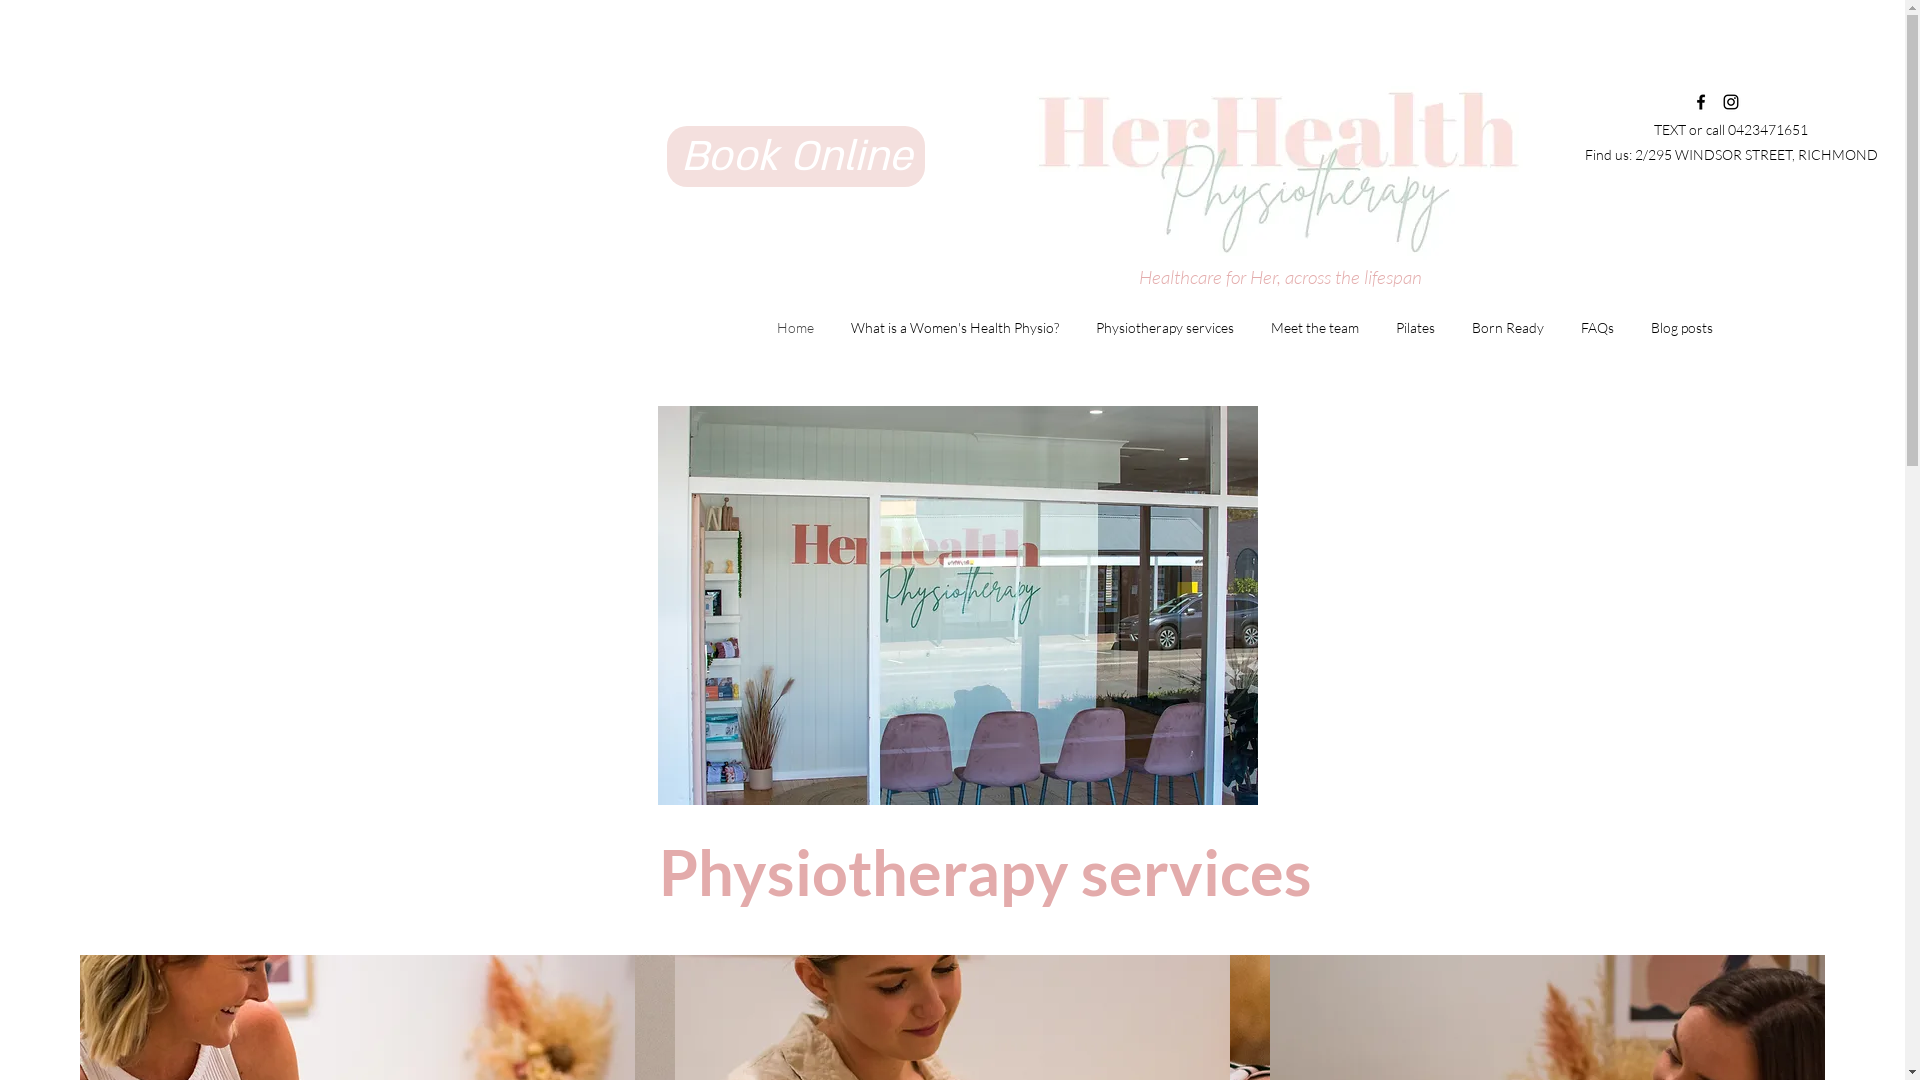 Image resolution: width=1920 pixels, height=1080 pixels. I want to click on 'Book Online', so click(667, 155).